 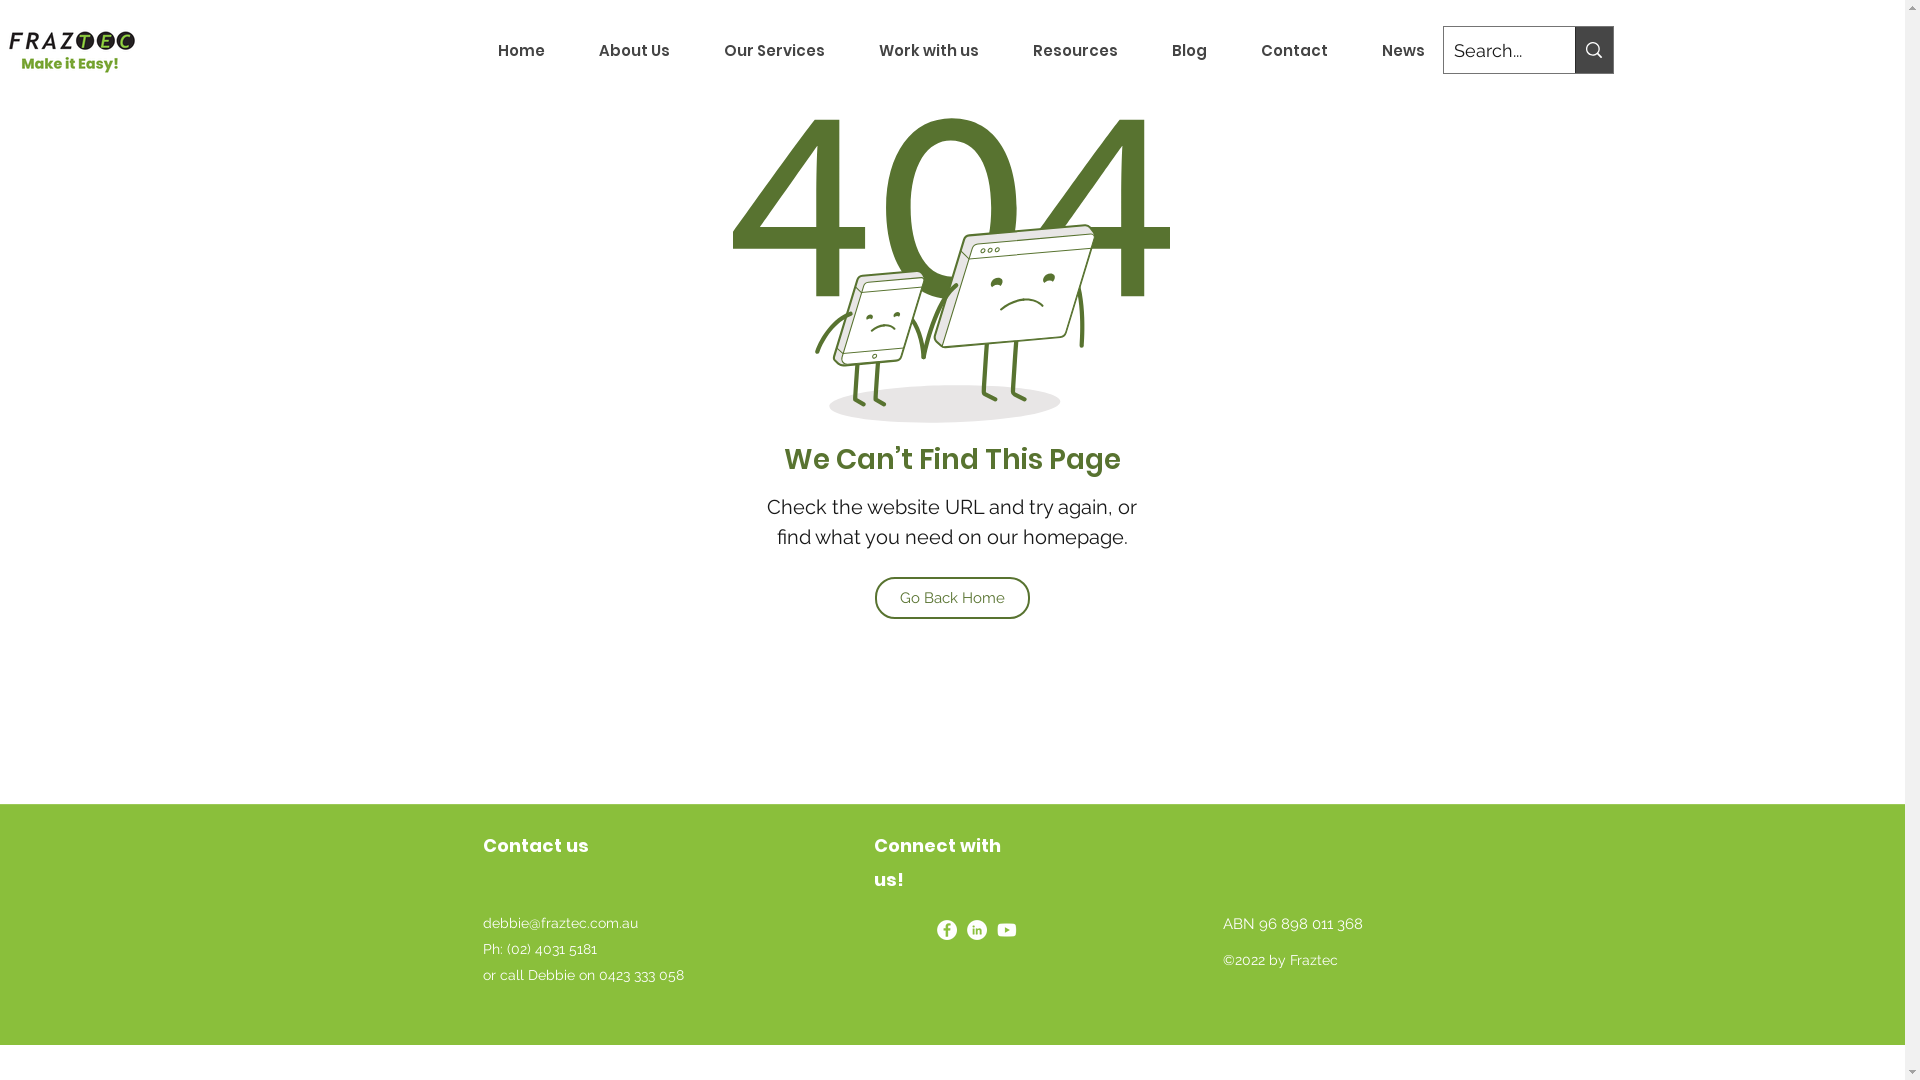 What do you see at coordinates (928, 49) in the screenshot?
I see `'Work with us'` at bounding box center [928, 49].